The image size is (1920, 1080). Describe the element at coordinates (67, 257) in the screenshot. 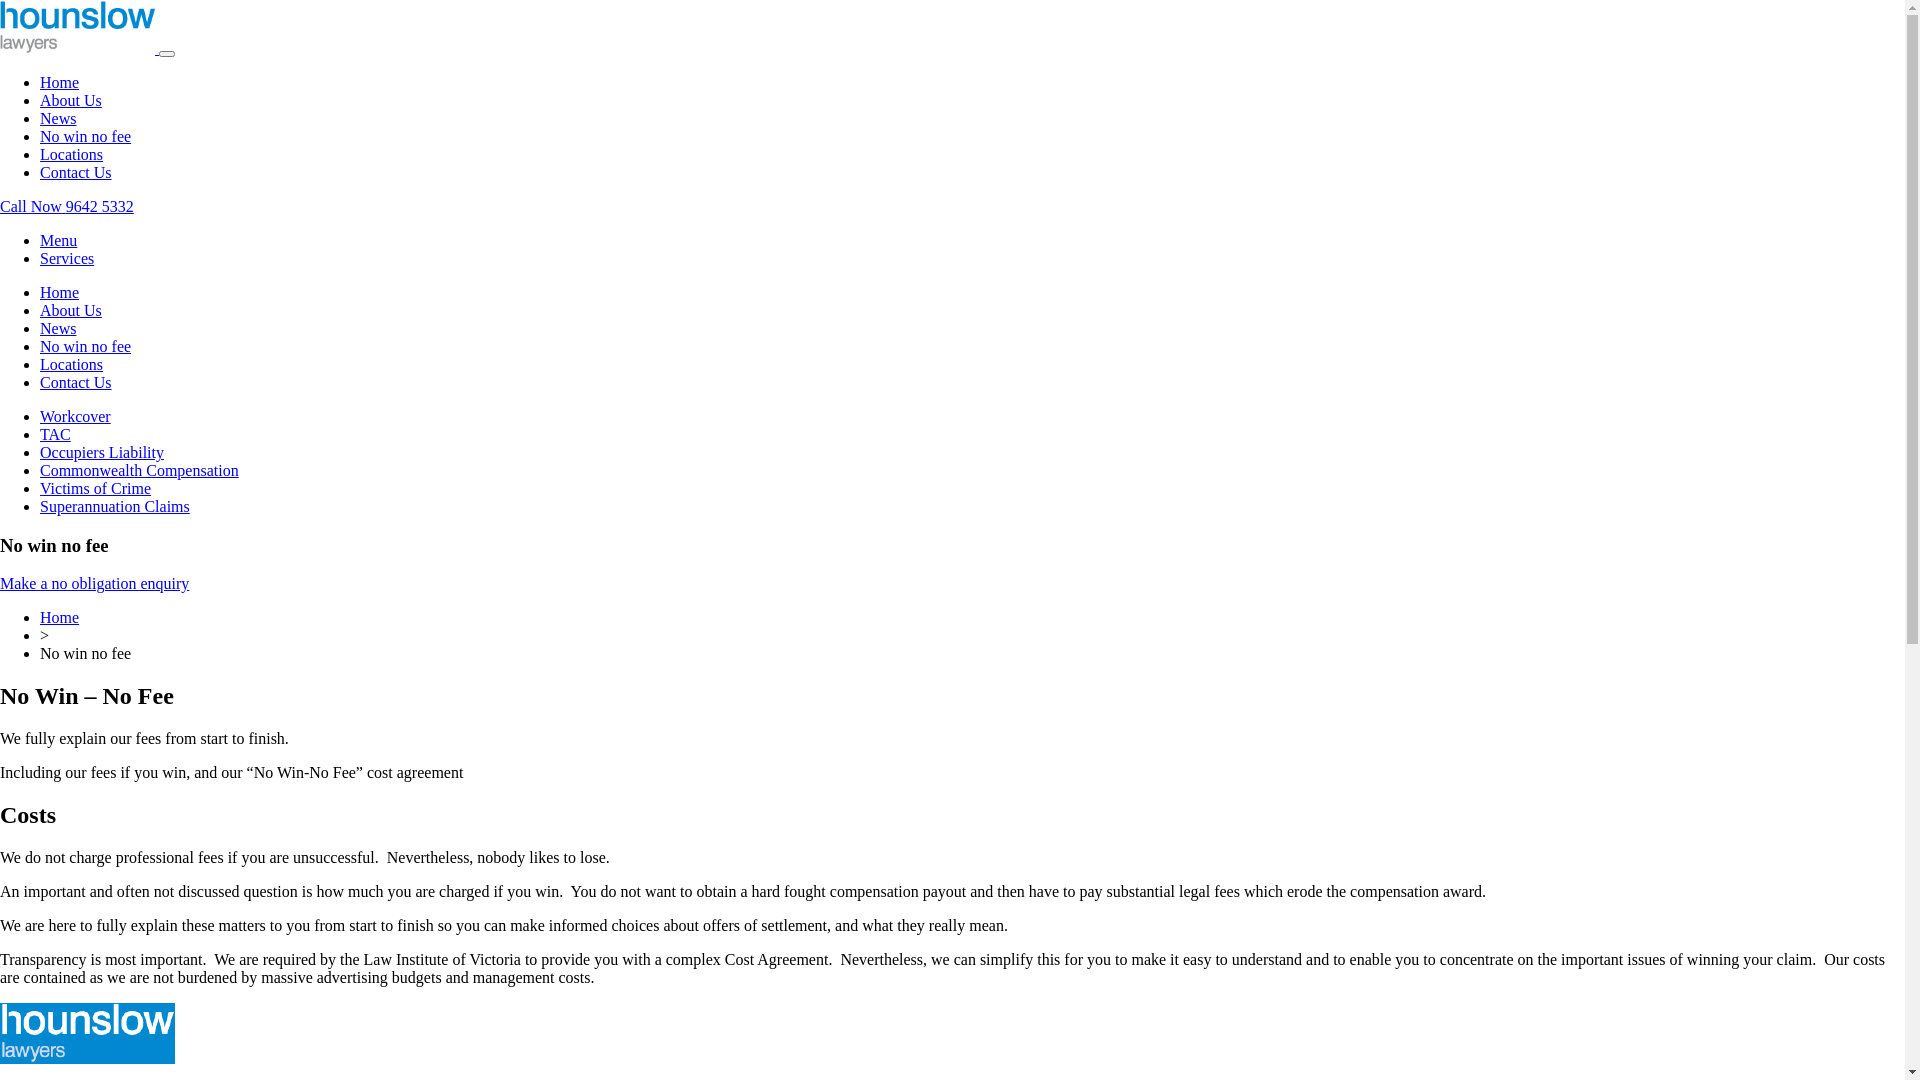

I see `'Services'` at that location.